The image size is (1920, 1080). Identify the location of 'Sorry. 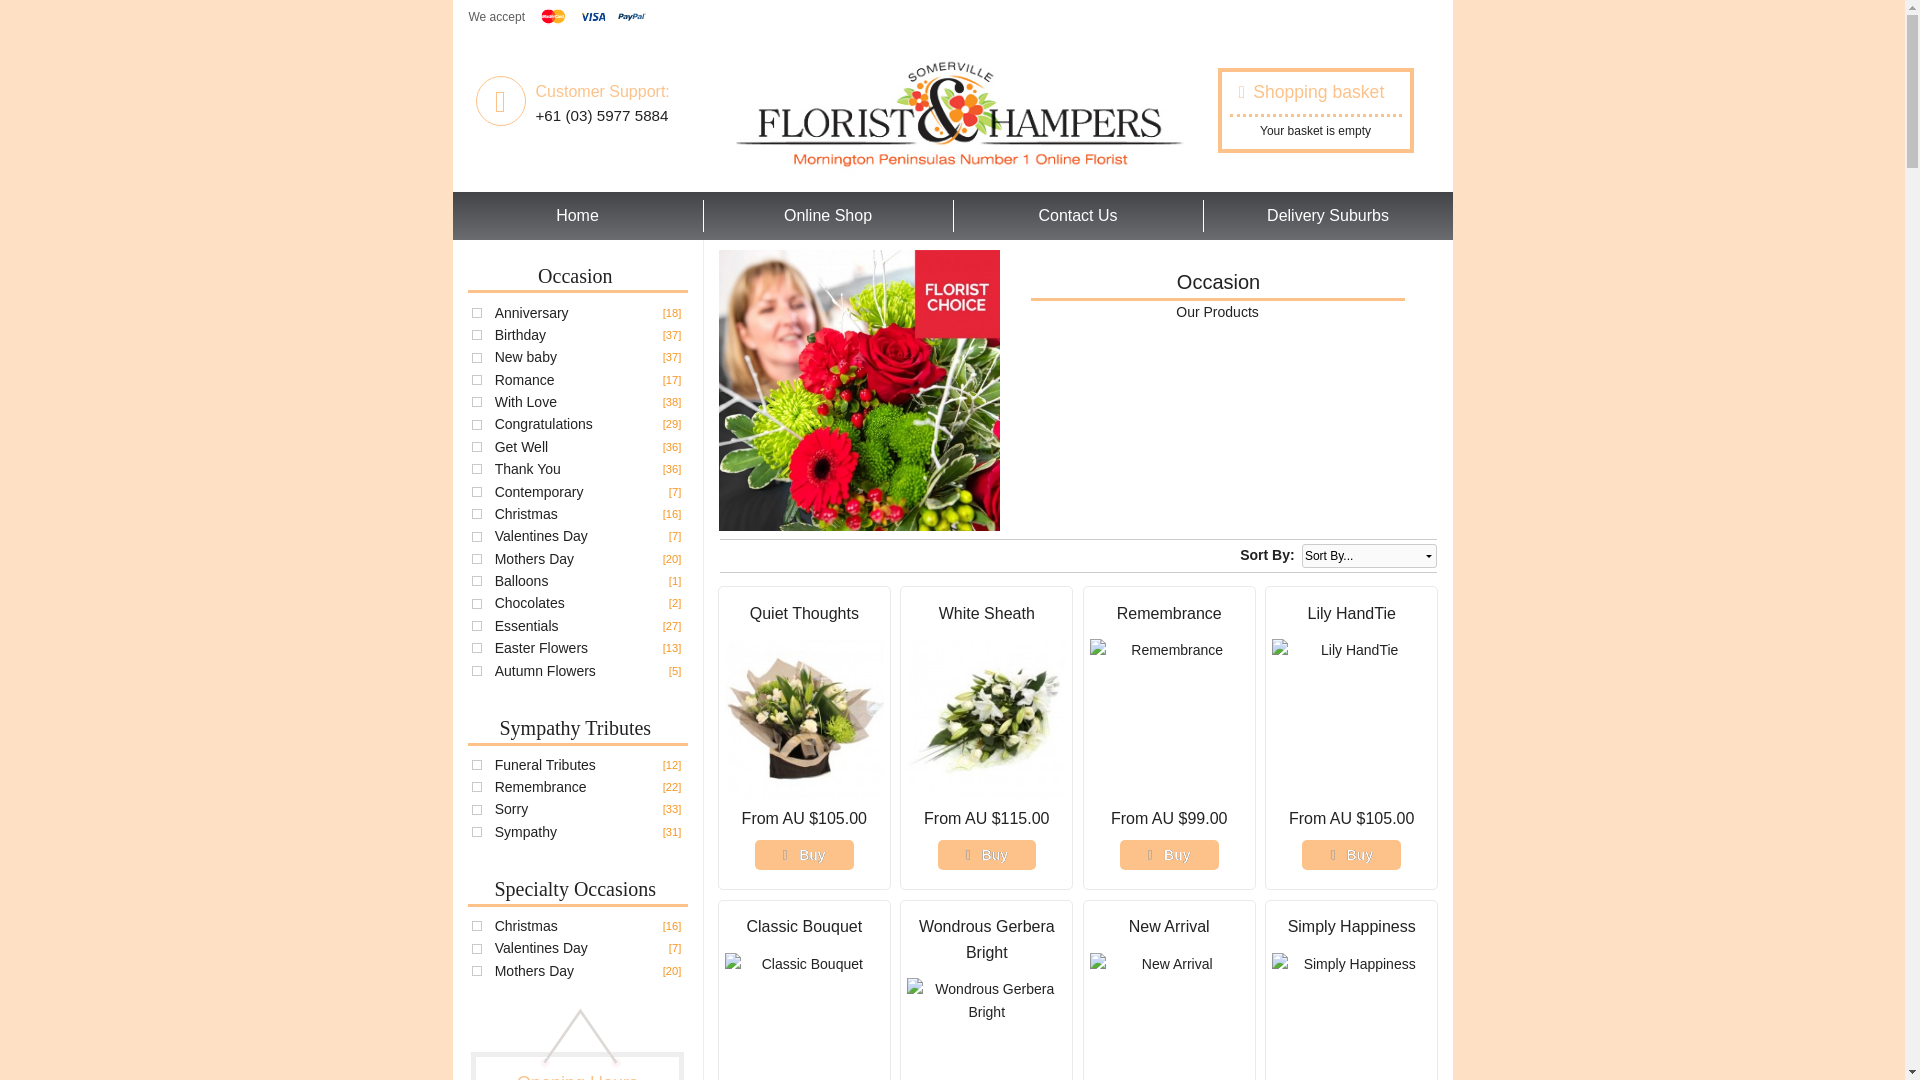
(511, 808).